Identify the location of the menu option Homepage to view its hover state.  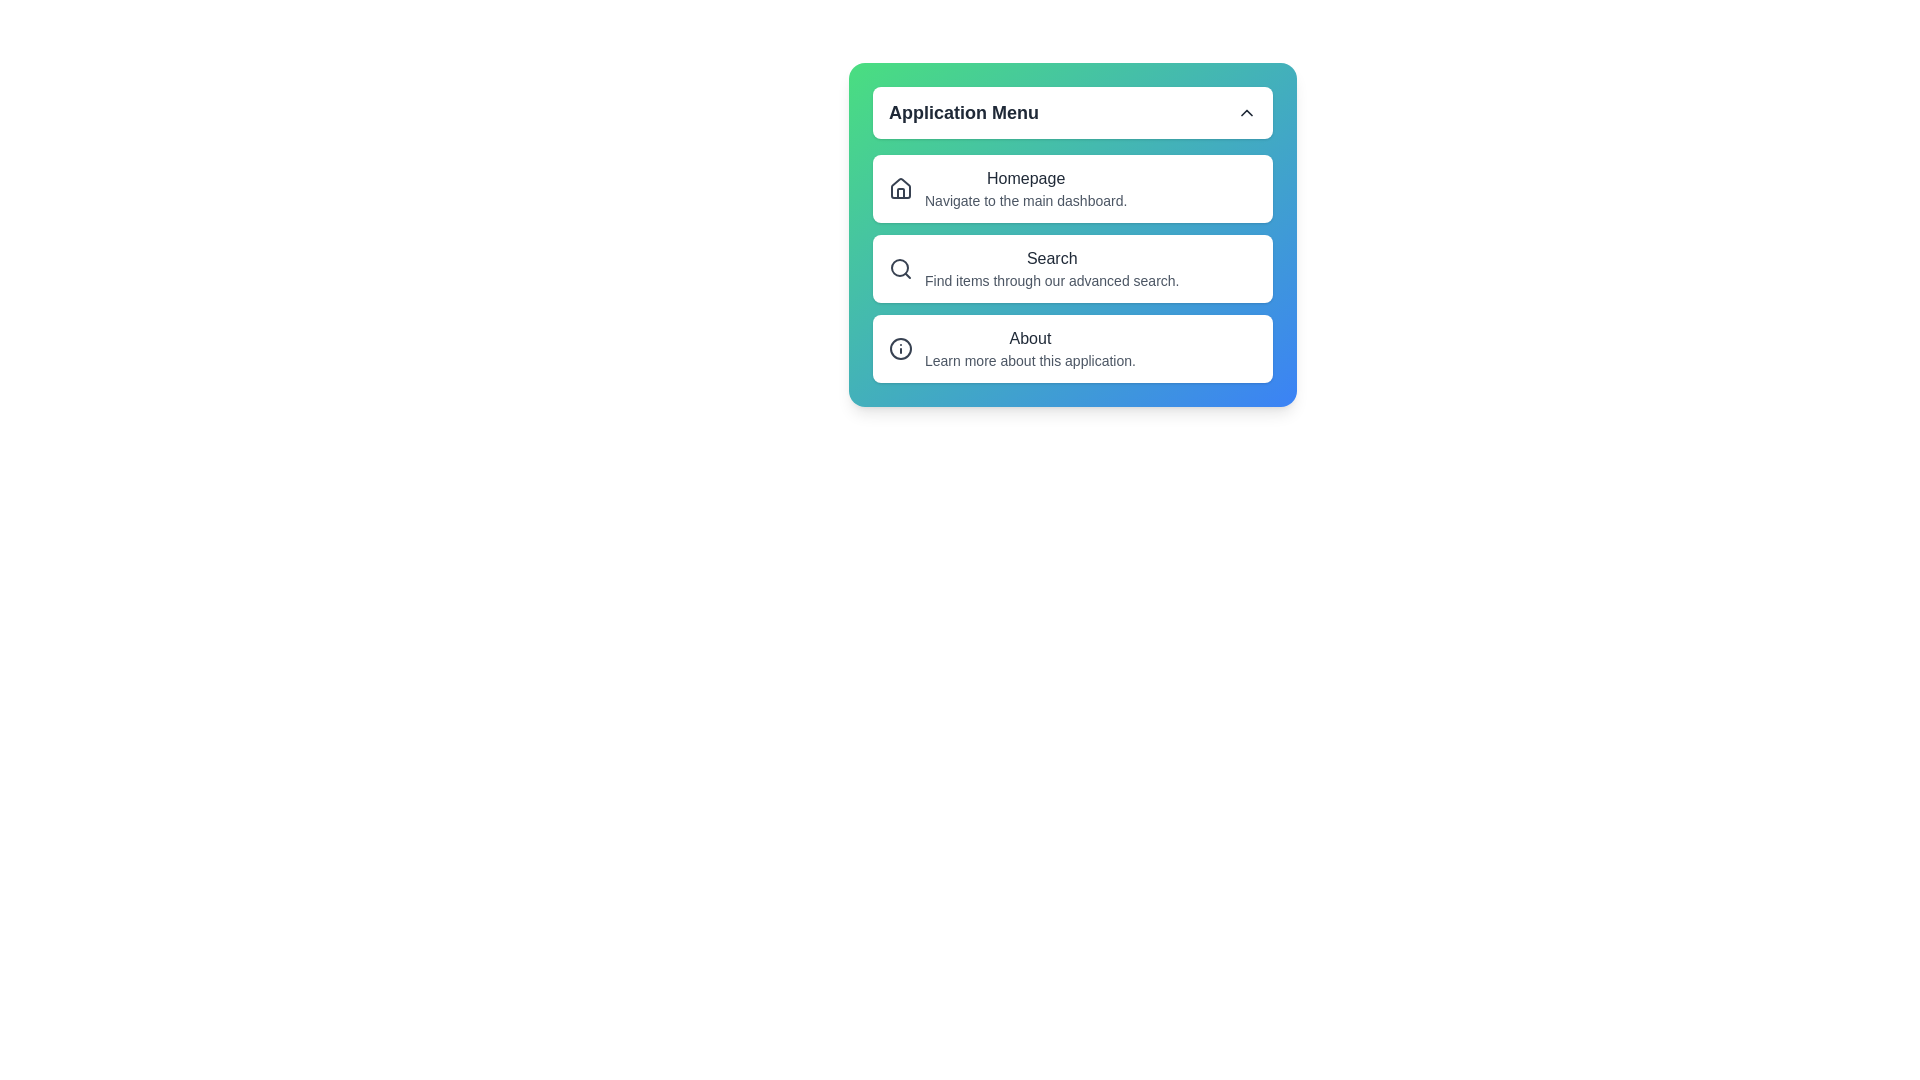
(1072, 189).